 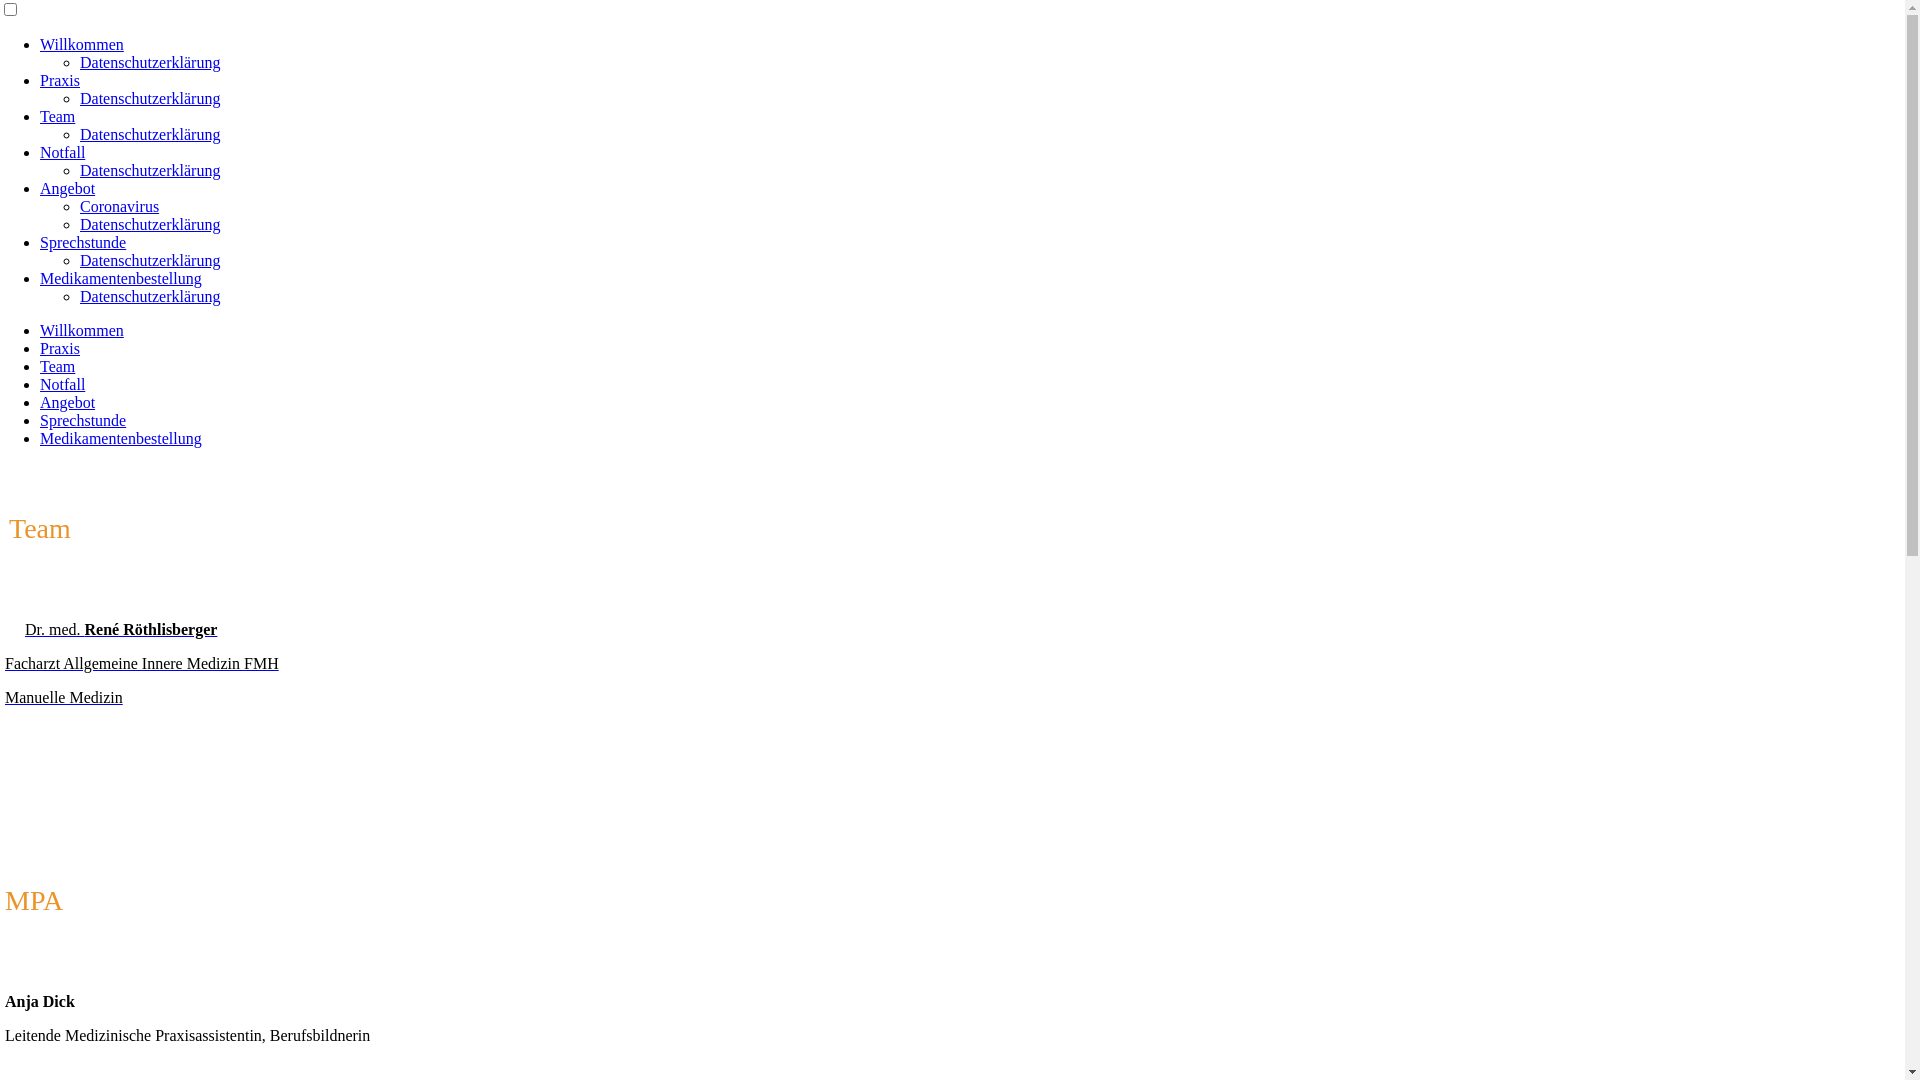 What do you see at coordinates (57, 366) in the screenshot?
I see `'Team'` at bounding box center [57, 366].